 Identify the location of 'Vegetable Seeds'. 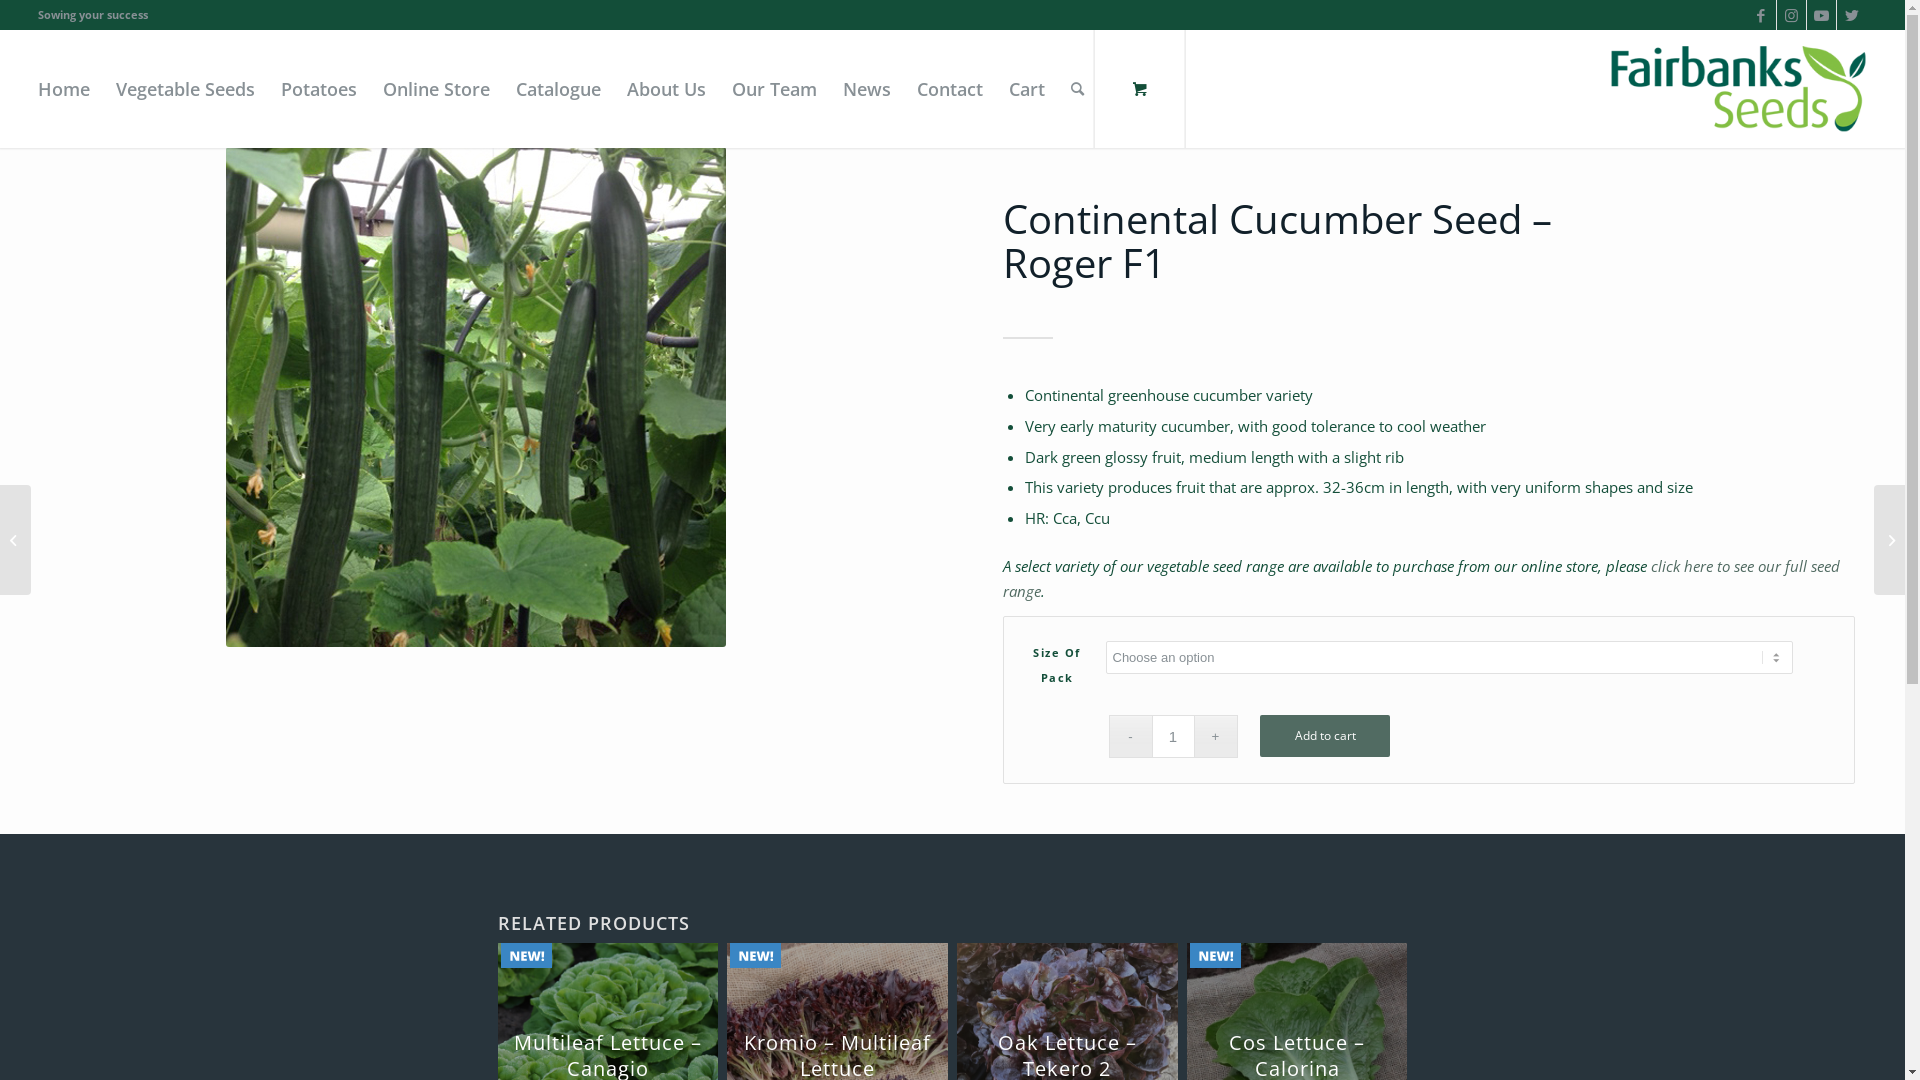
(185, 87).